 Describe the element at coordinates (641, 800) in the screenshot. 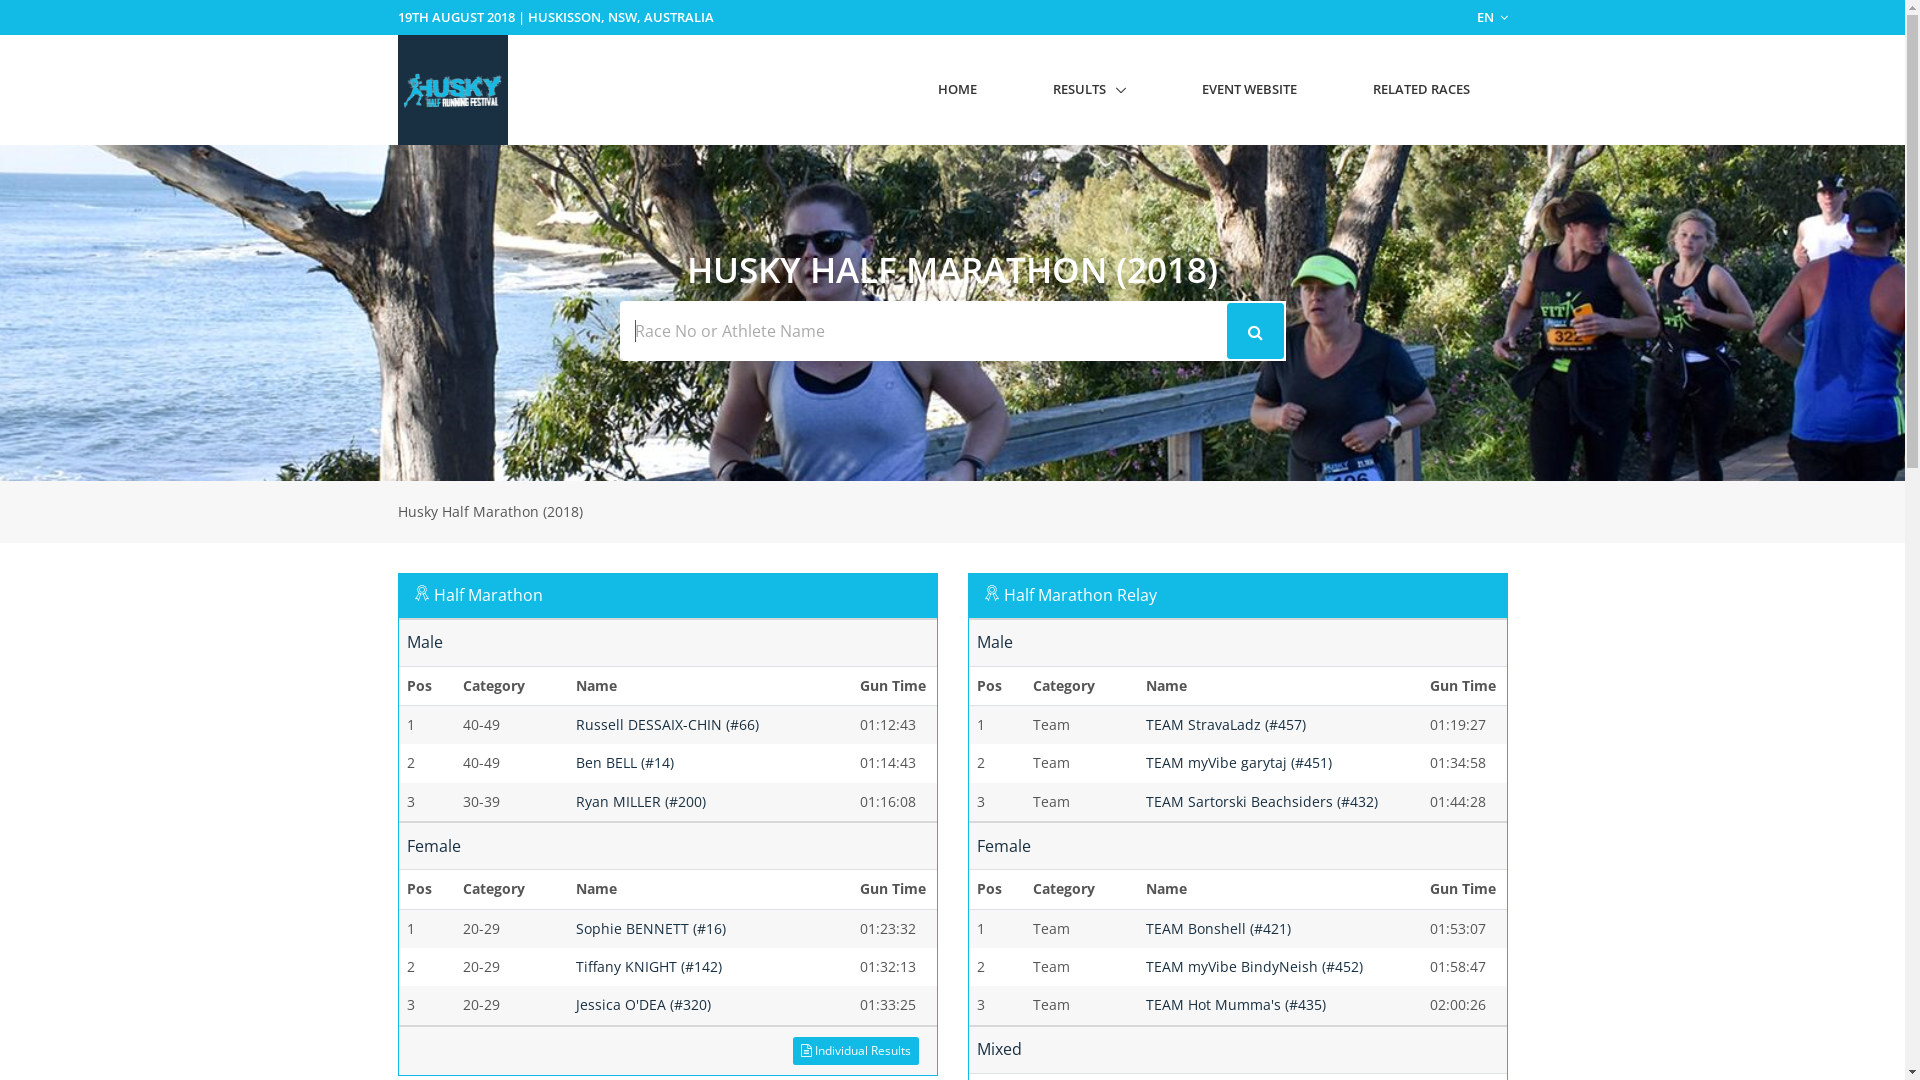

I see `'Ryan MILLER (#200)'` at that location.